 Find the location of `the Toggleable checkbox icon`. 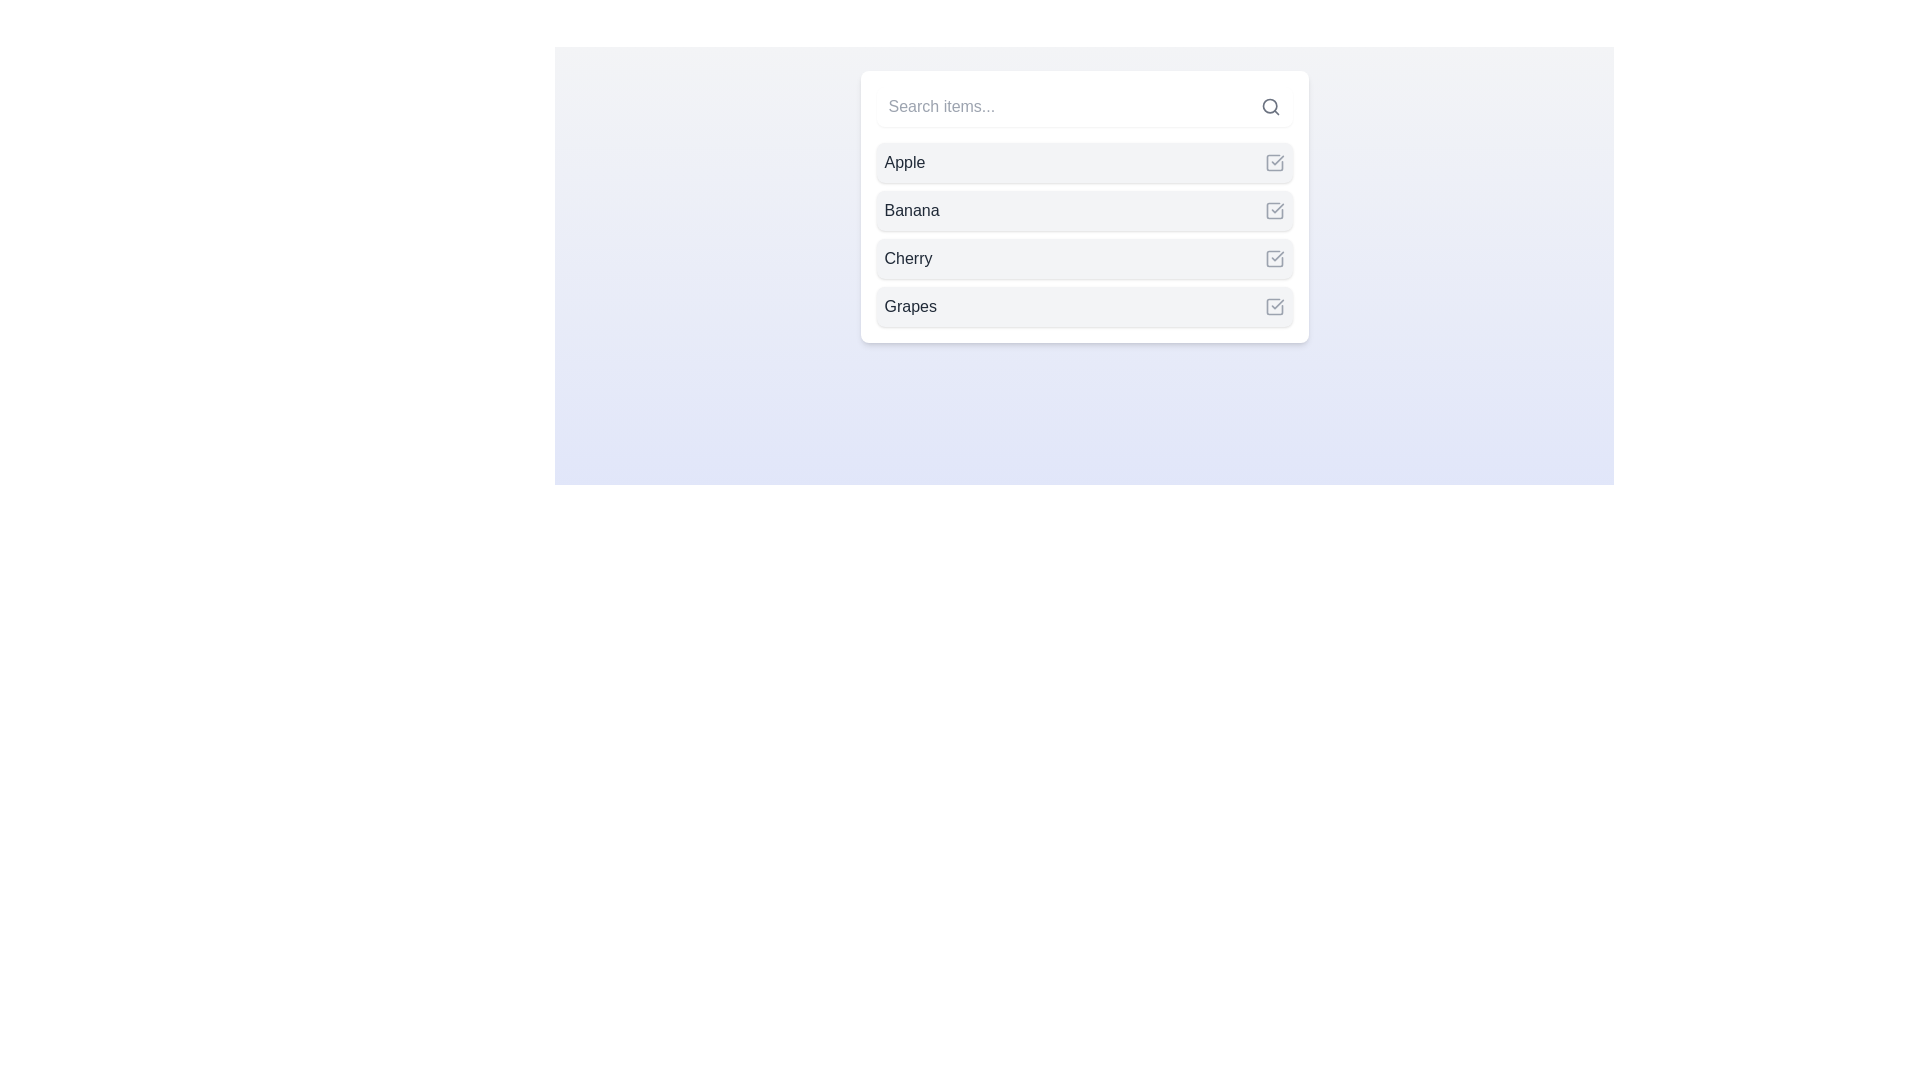

the Toggleable checkbox icon is located at coordinates (1273, 307).